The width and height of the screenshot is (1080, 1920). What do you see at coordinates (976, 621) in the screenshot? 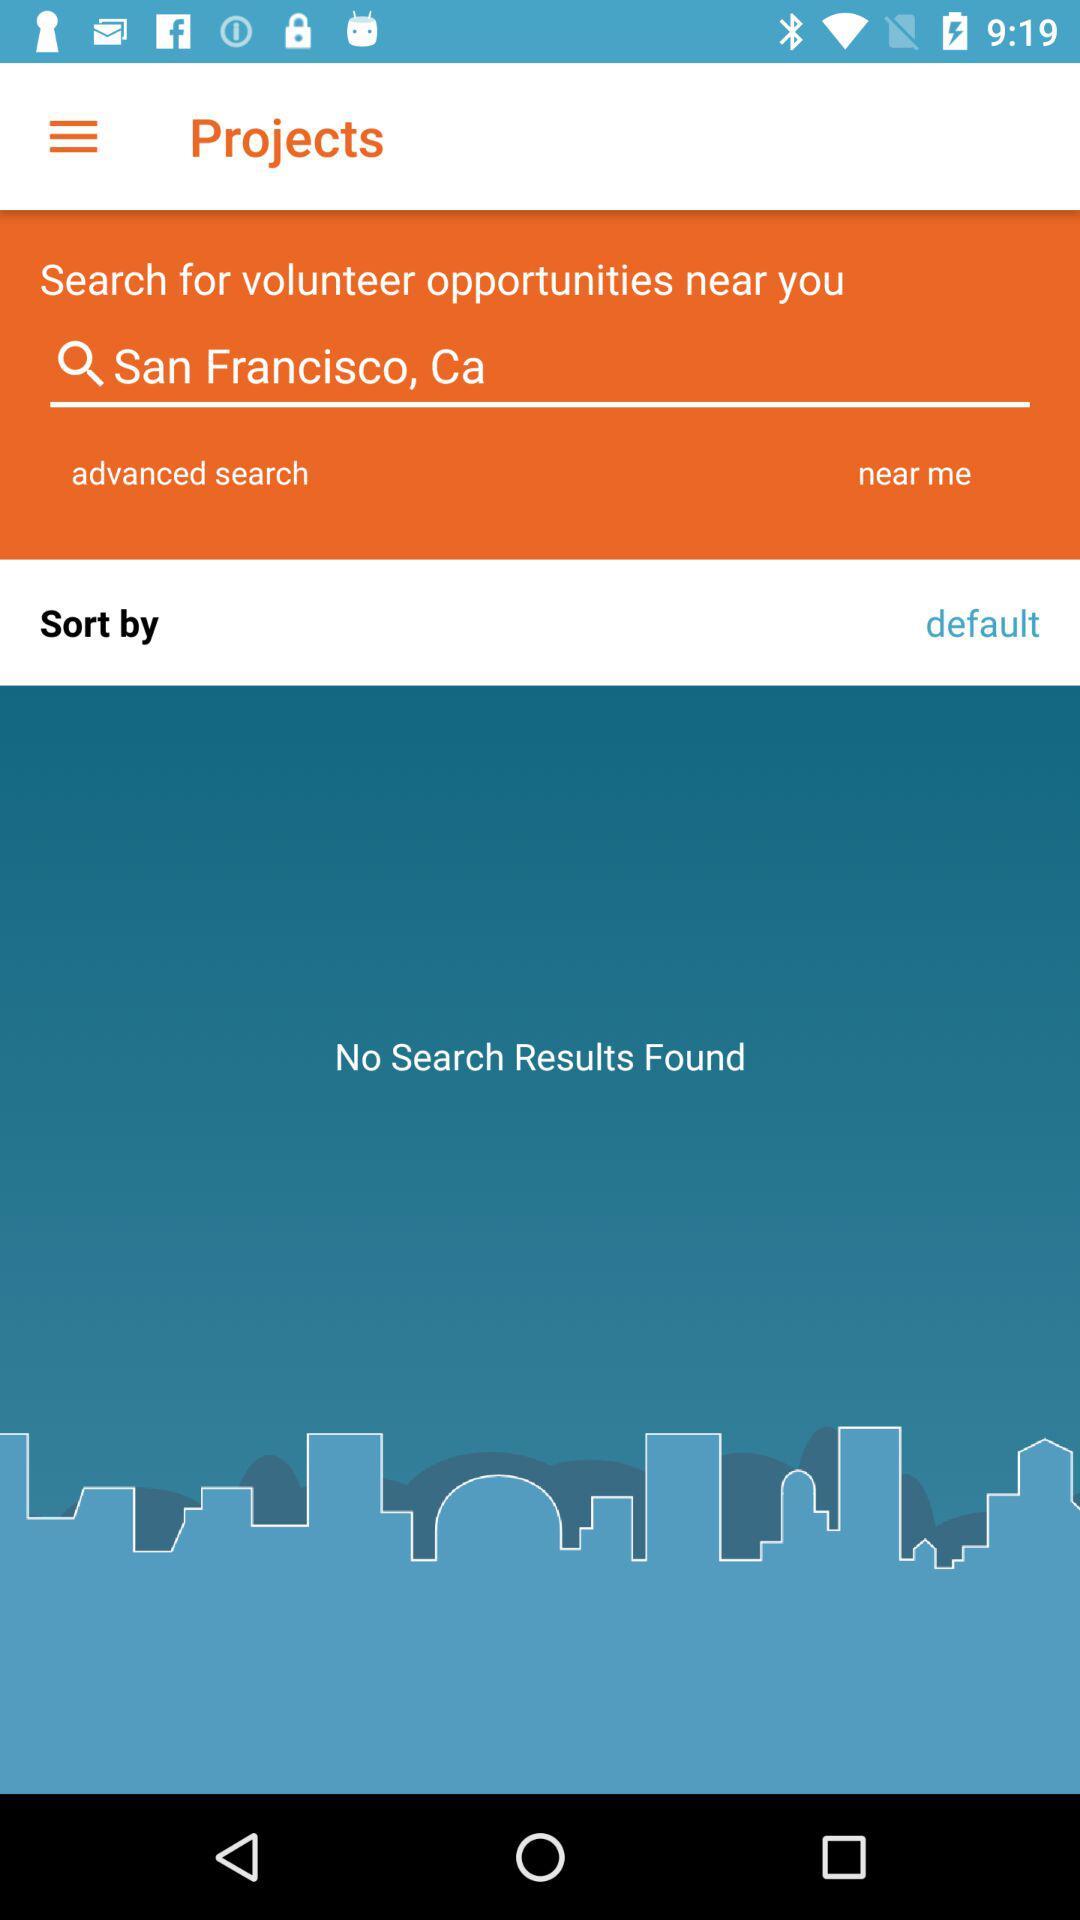
I see `icon above the no search results icon` at bounding box center [976, 621].